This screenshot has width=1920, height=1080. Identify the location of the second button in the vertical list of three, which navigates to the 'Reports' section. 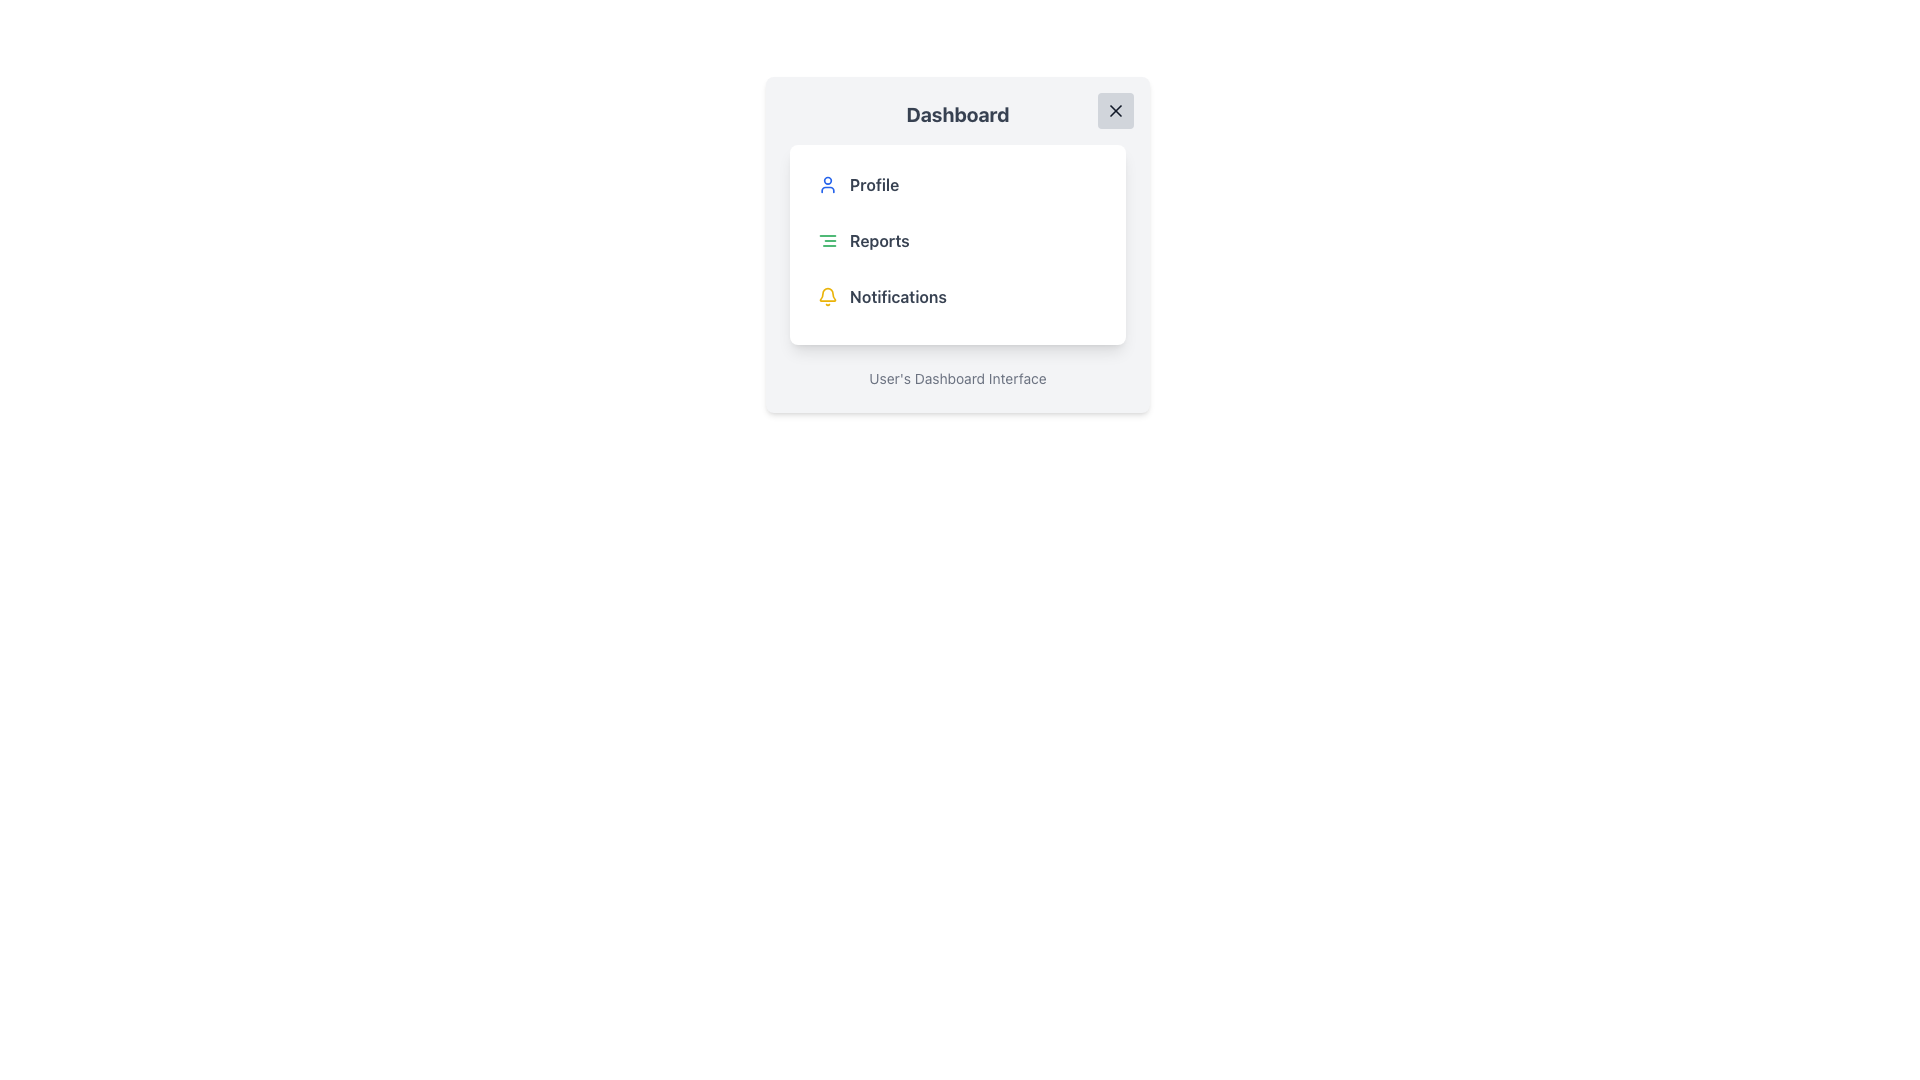
(957, 239).